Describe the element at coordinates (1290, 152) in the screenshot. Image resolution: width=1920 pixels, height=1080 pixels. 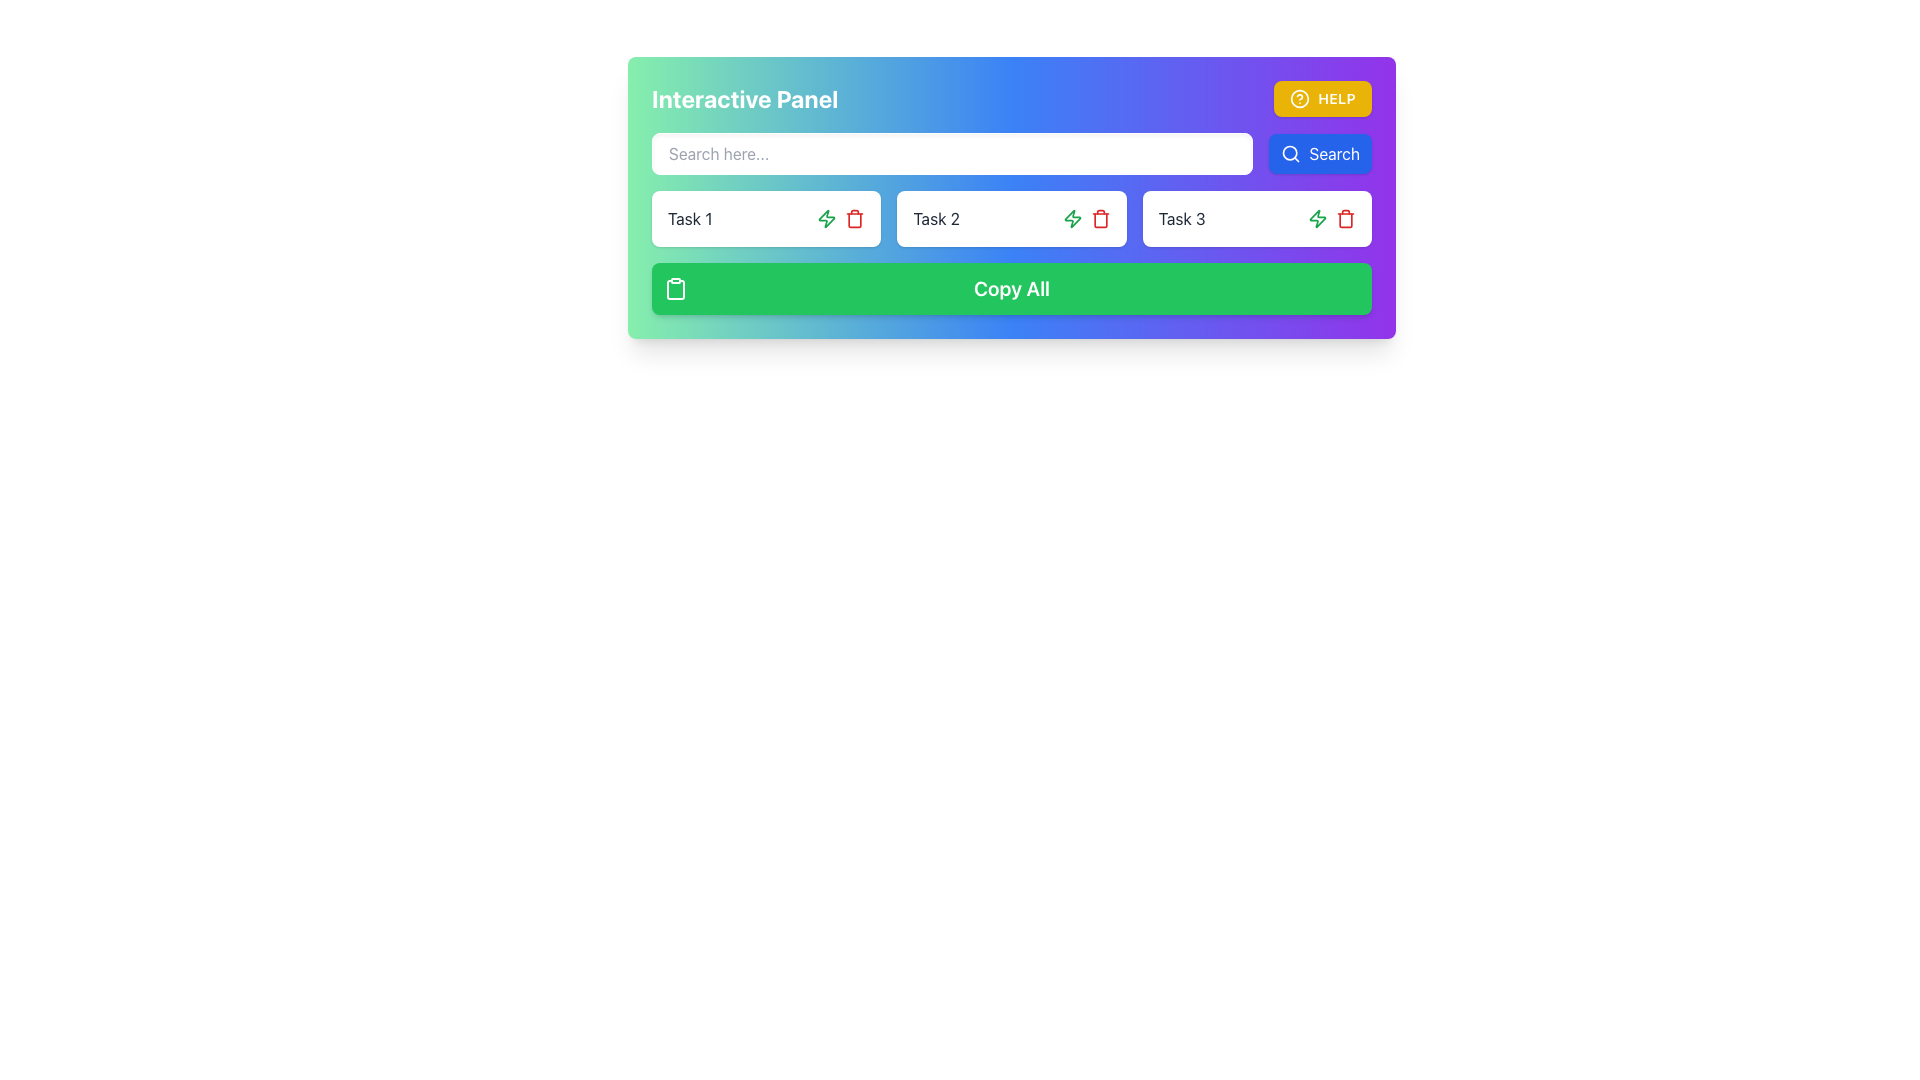
I see `the SVG graphical element representing the magnifying glass icon, located in the top-right corner of the interface` at that location.